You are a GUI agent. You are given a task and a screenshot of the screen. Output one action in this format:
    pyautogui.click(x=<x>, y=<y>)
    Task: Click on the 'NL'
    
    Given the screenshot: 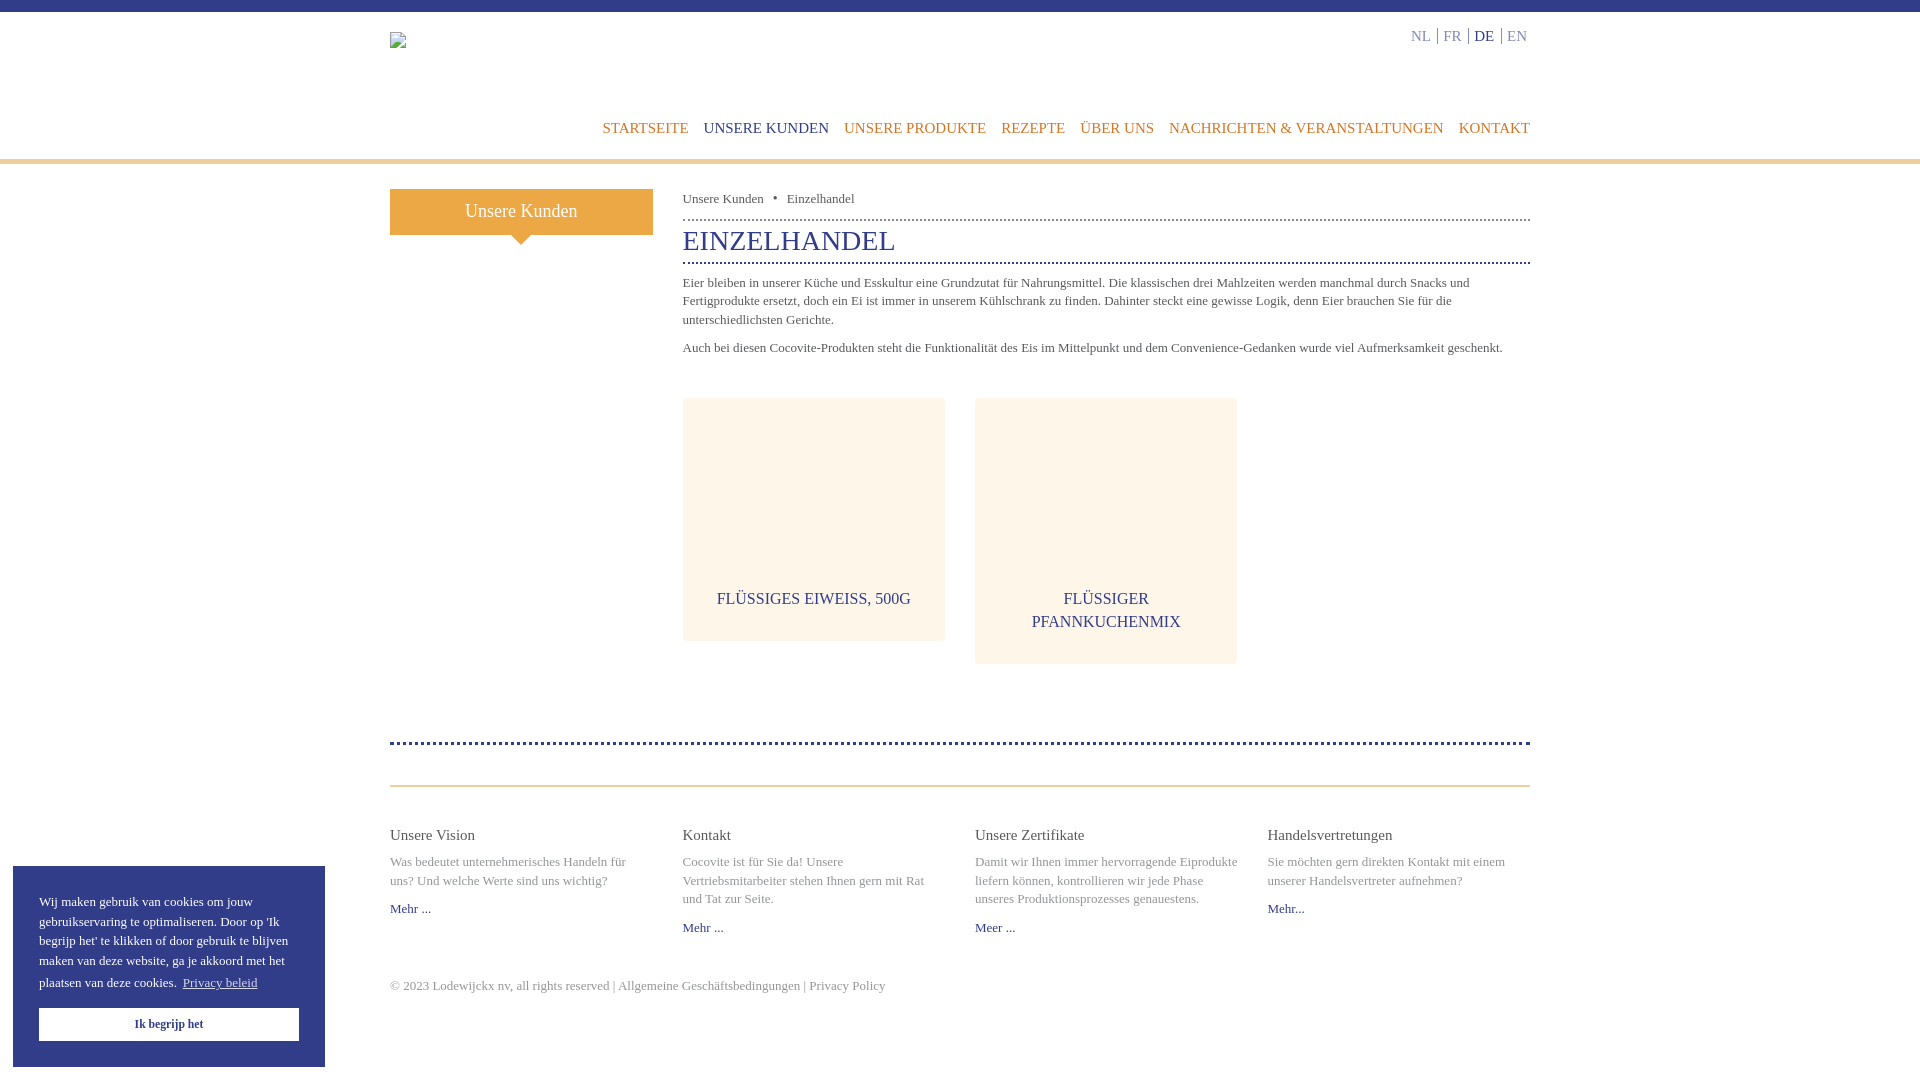 What is the action you would take?
    pyautogui.click(x=1421, y=35)
    